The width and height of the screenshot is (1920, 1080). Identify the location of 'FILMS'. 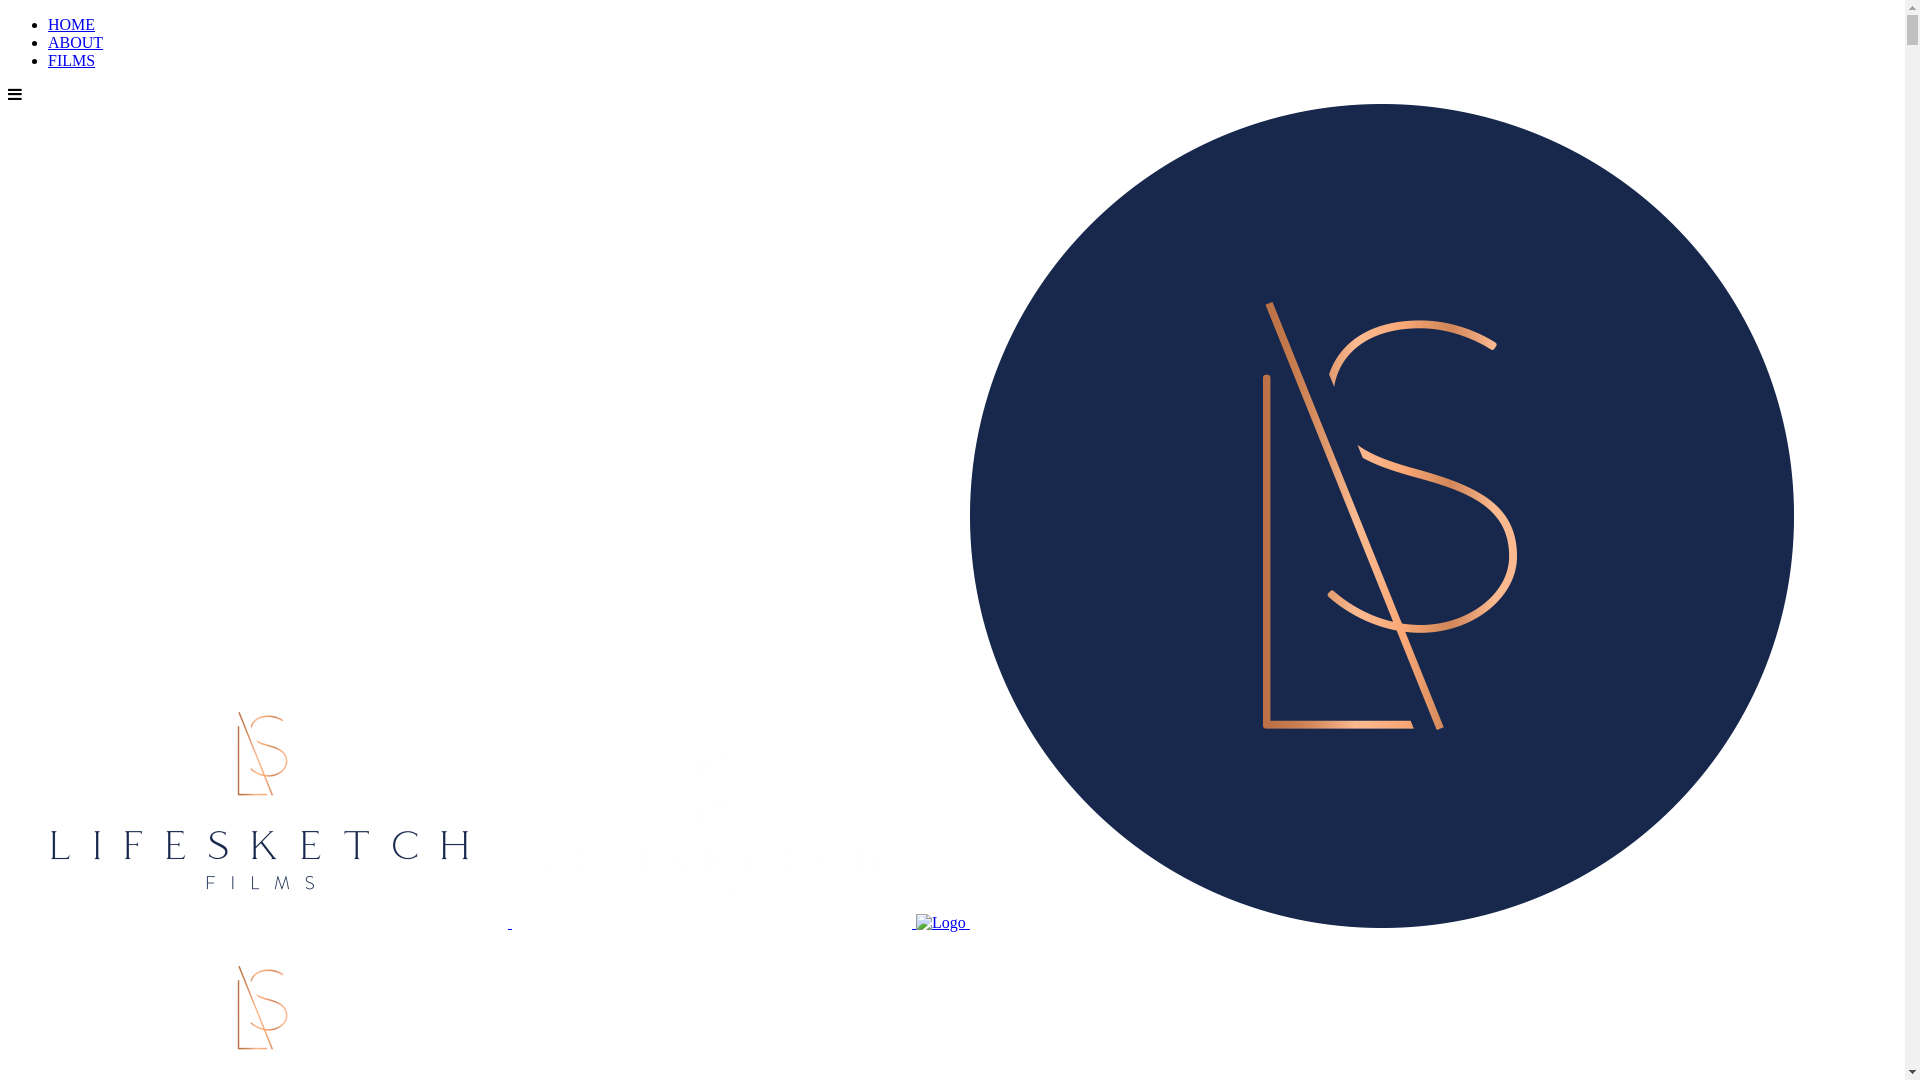
(48, 59).